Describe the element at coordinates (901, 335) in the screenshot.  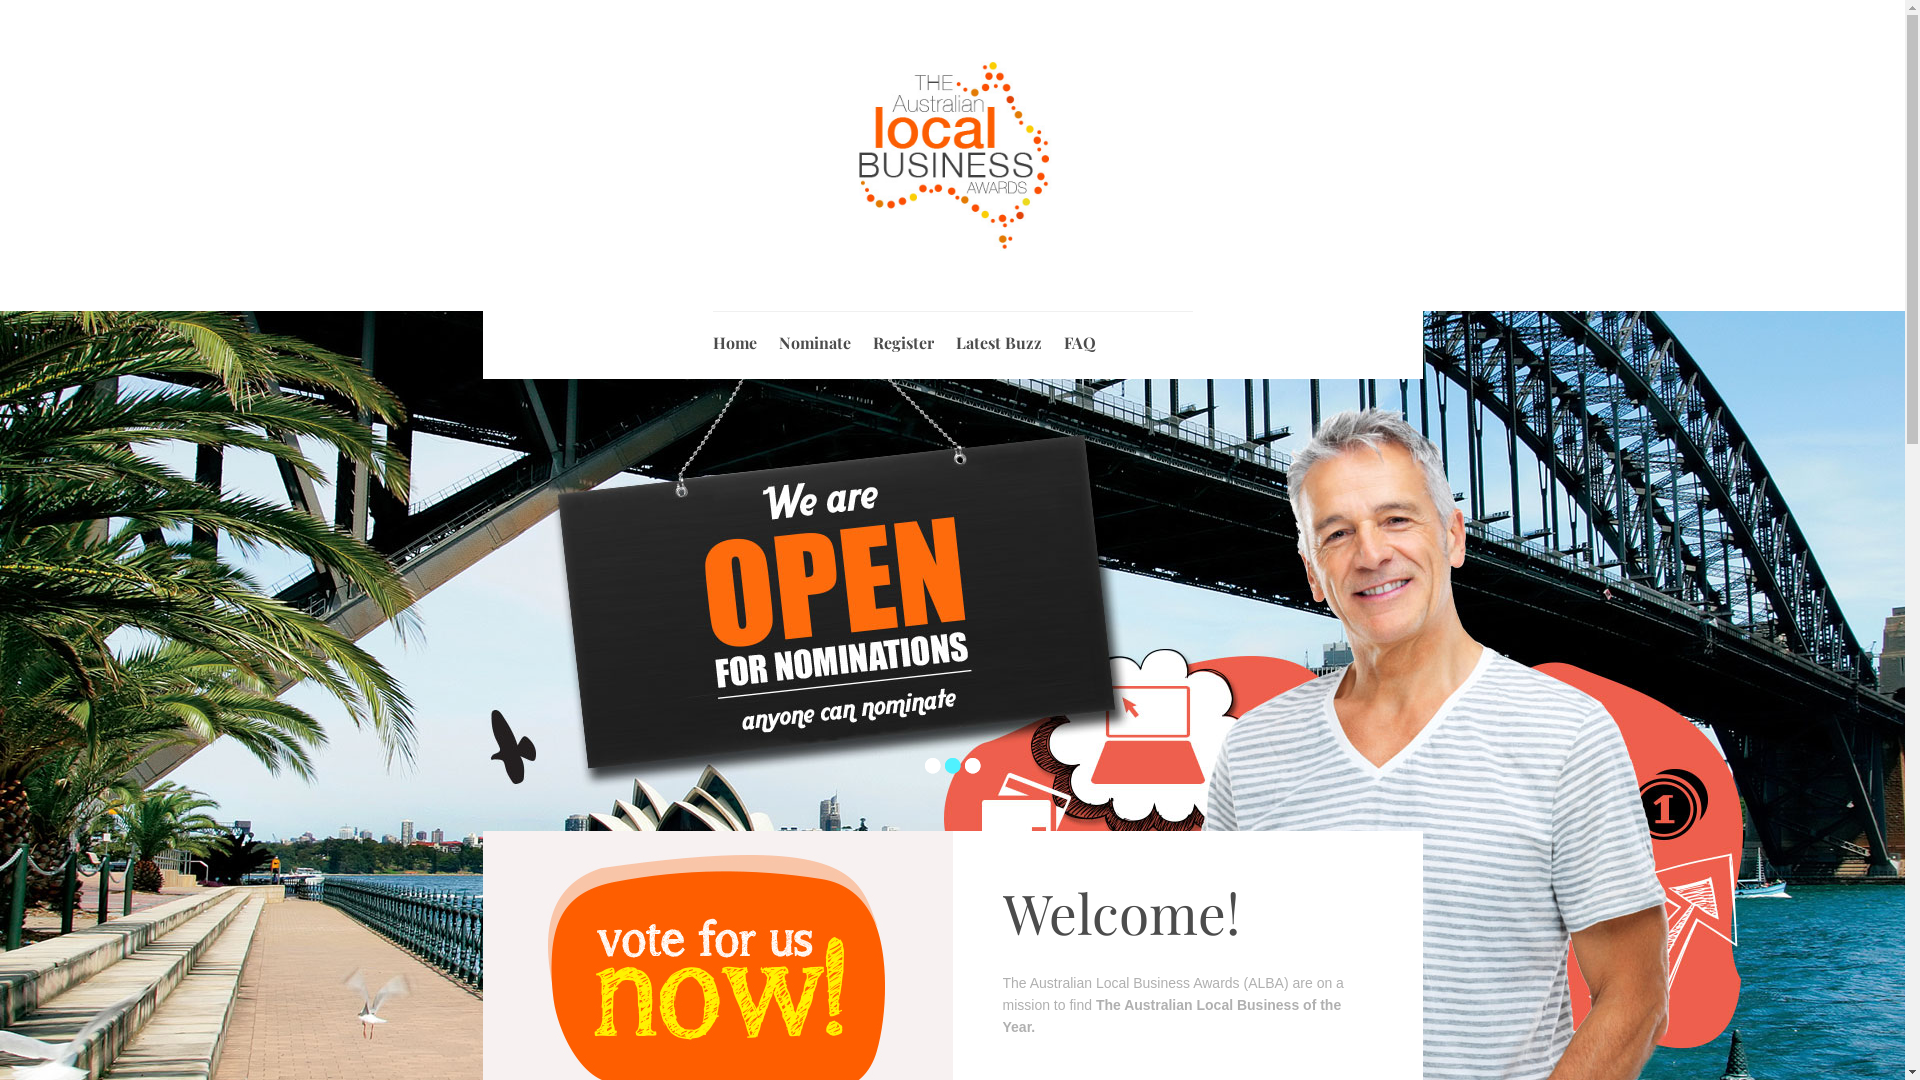
I see `'Register'` at that location.